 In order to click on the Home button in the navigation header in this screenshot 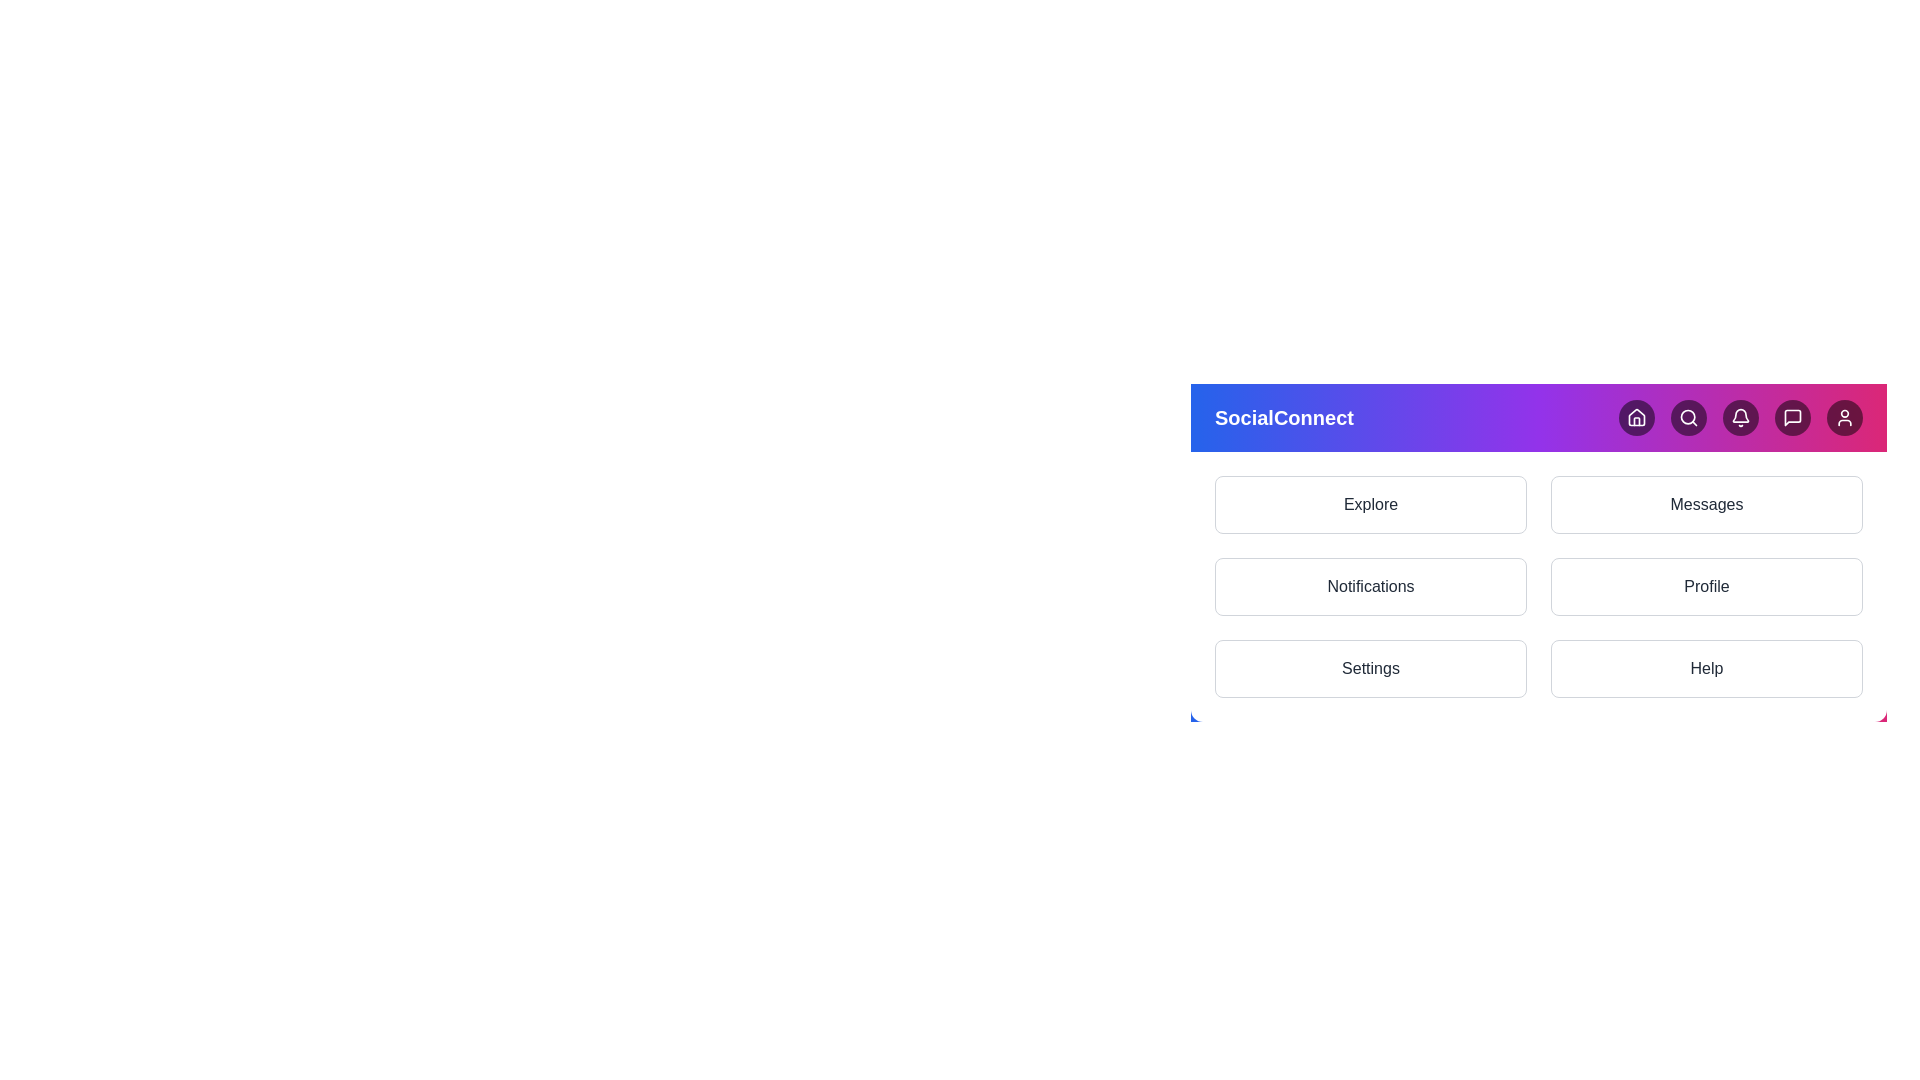, I will do `click(1636, 416)`.